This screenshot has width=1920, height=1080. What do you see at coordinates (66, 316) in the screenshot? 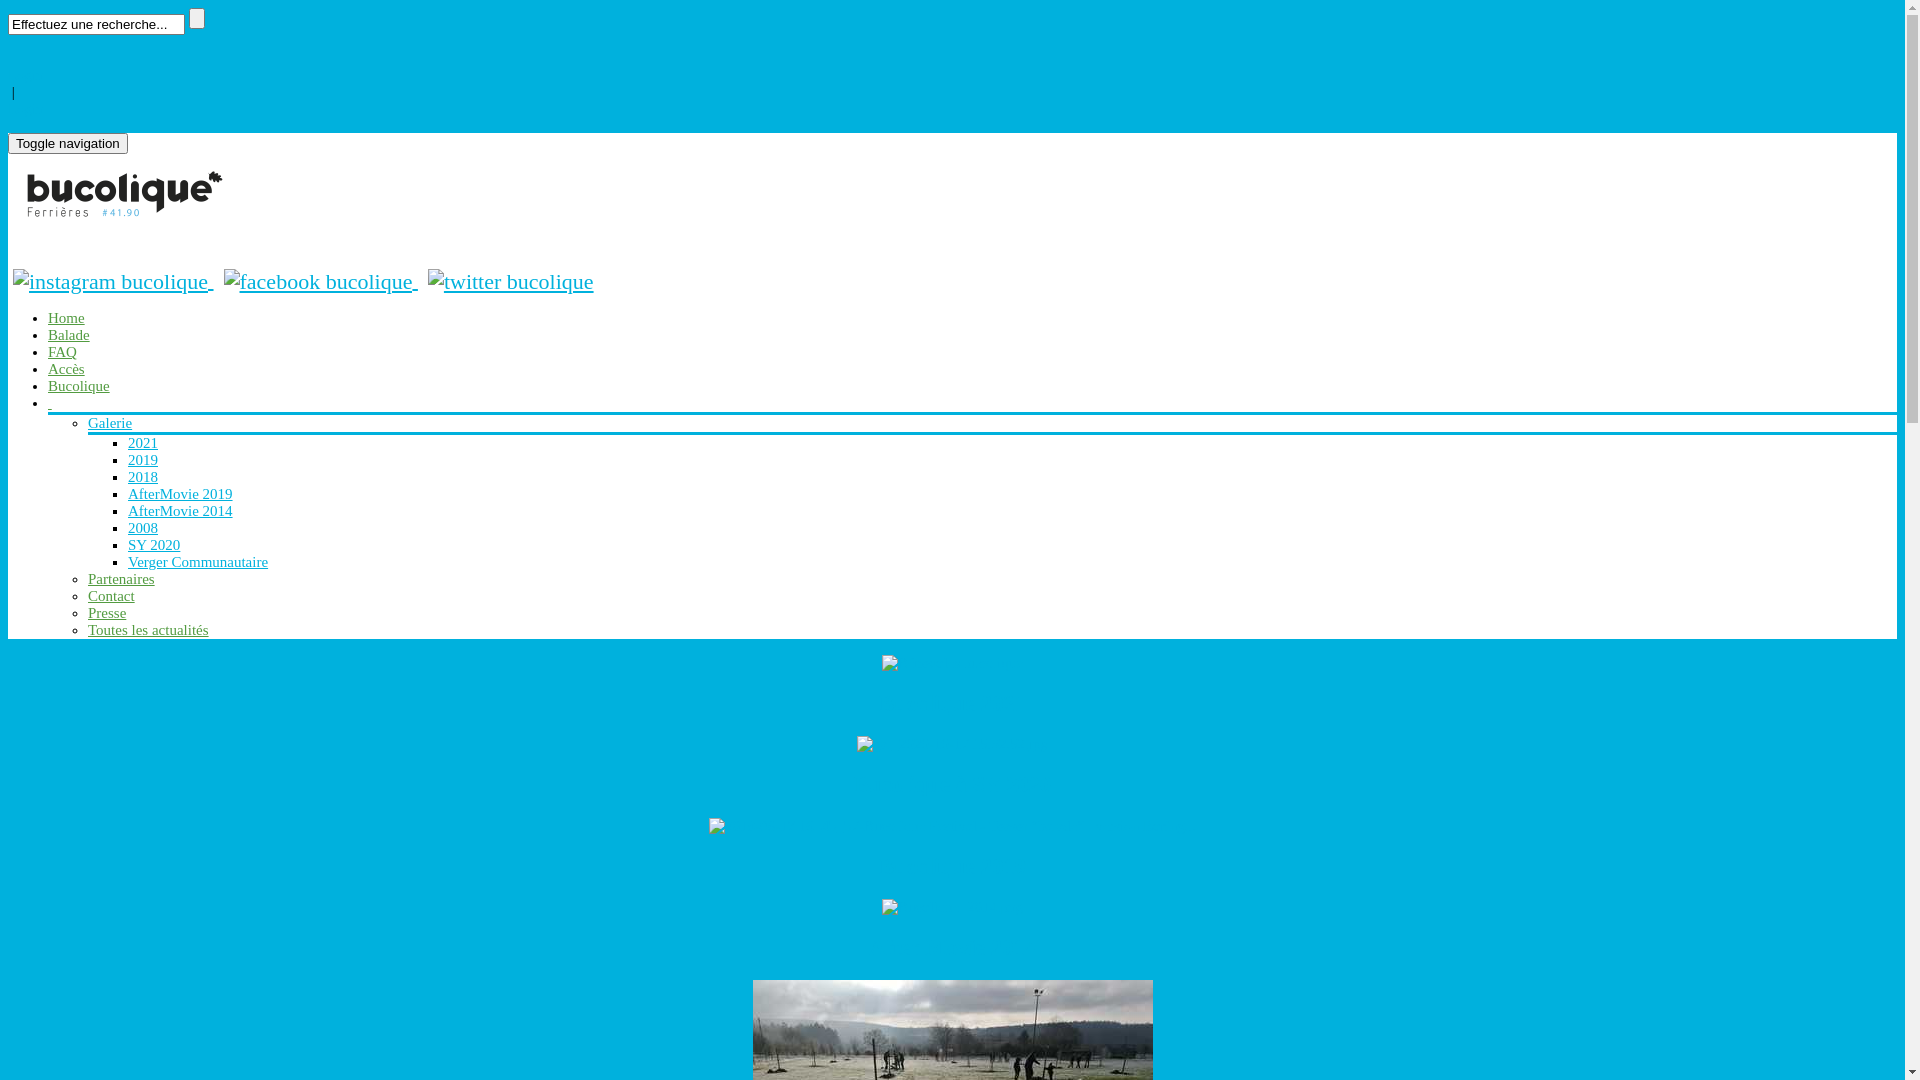
I see `'Home'` at bounding box center [66, 316].